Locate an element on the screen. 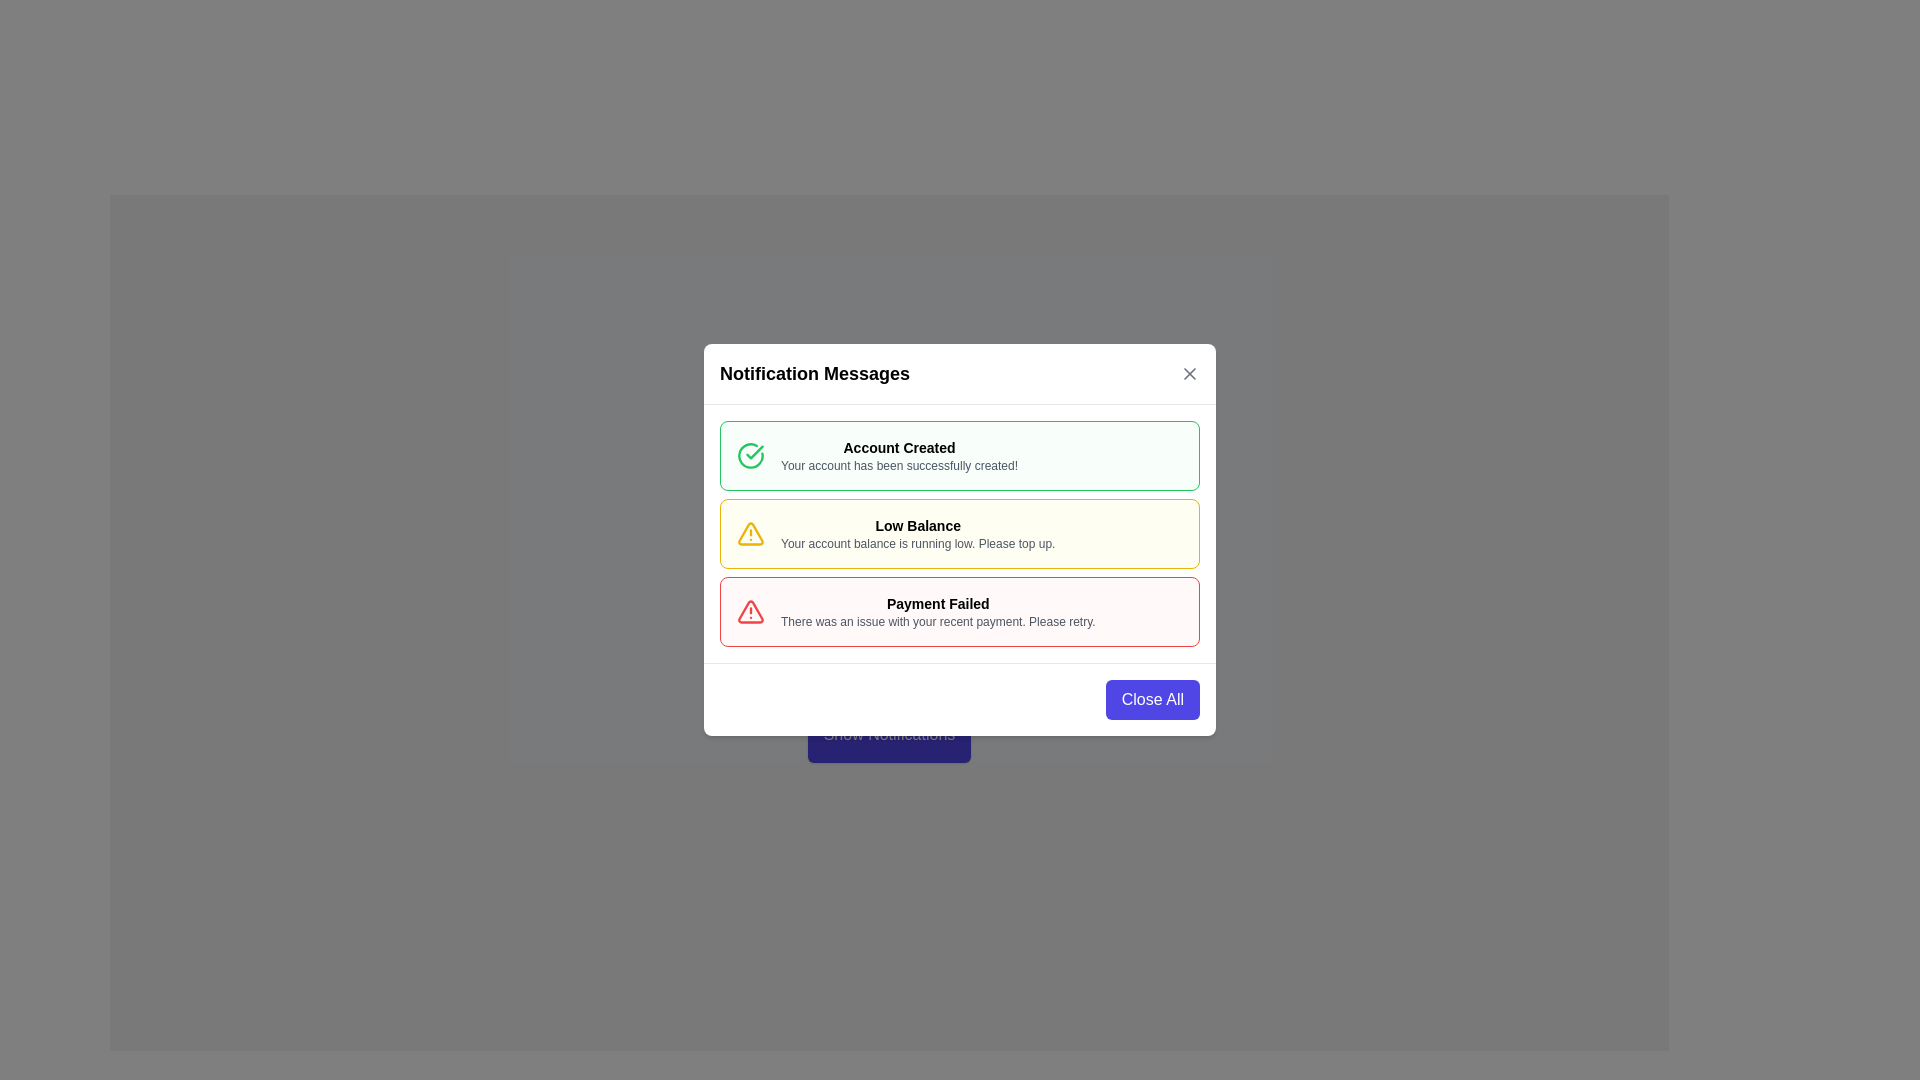 Image resolution: width=1920 pixels, height=1080 pixels. the success icon in the 'Account Created' notification, which is the first icon on the notification card is located at coordinates (749, 455).